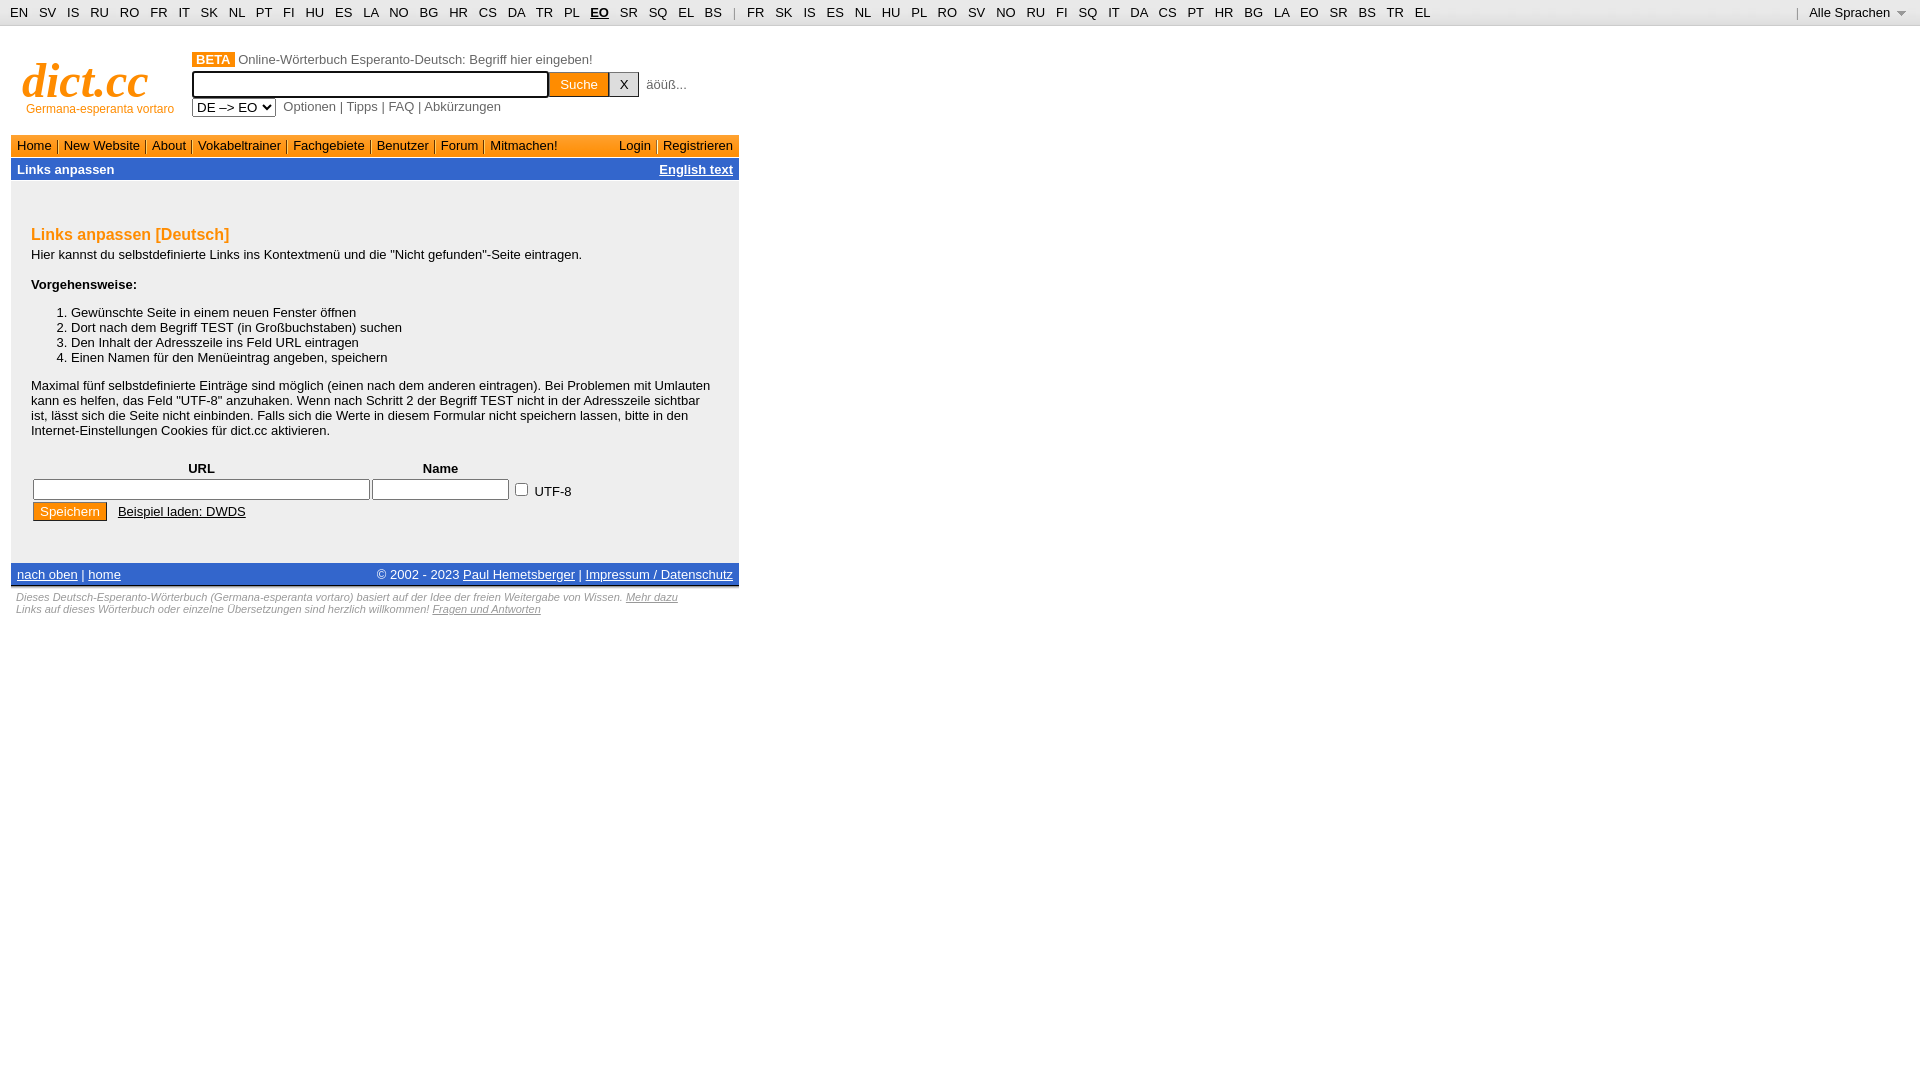 The height and width of the screenshot is (1080, 1920). I want to click on 'Suche', so click(578, 83).